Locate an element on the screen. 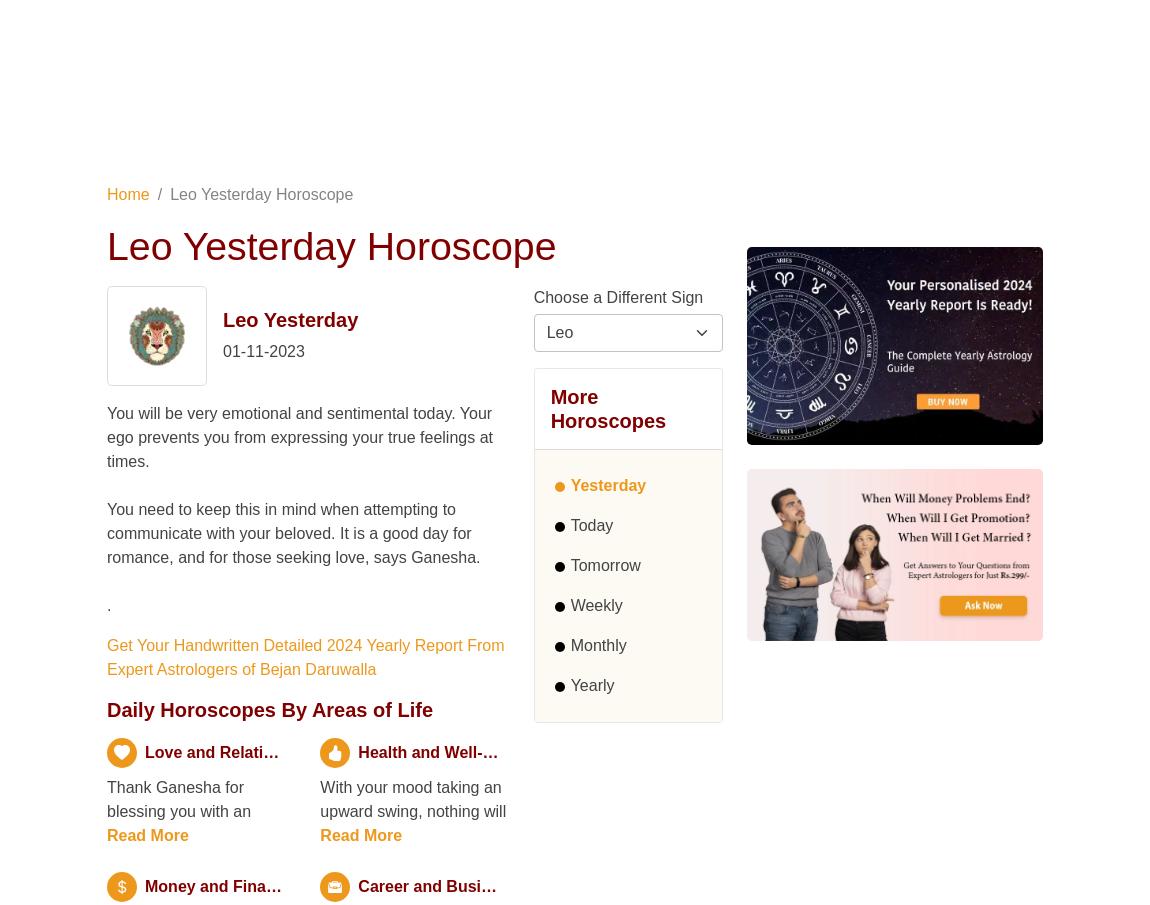 This screenshot has width=1150, height=905. 'Rudrakasha , The incarnation of Lord Shiva Authenticated by GaneshaSpeaks Team' is located at coordinates (213, 197).